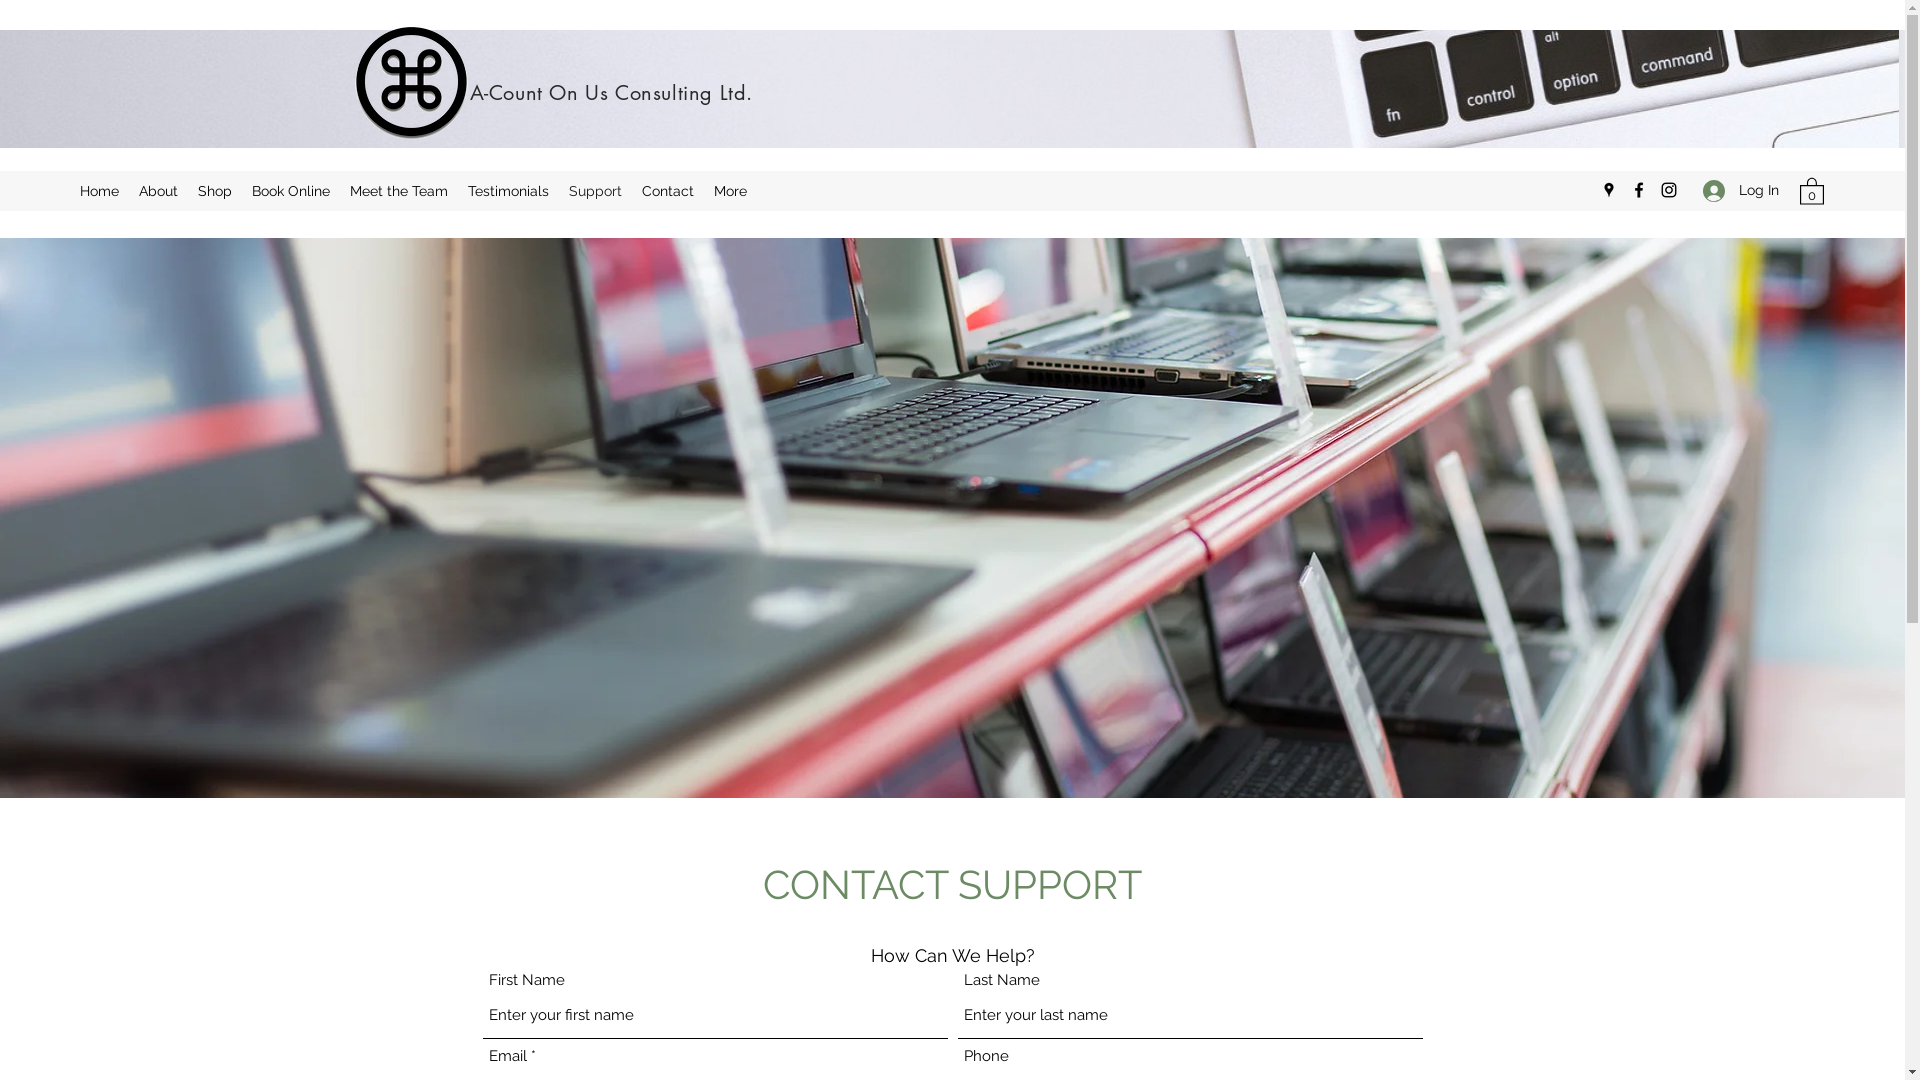 The image size is (1920, 1080). I want to click on 'Shop', so click(215, 191).